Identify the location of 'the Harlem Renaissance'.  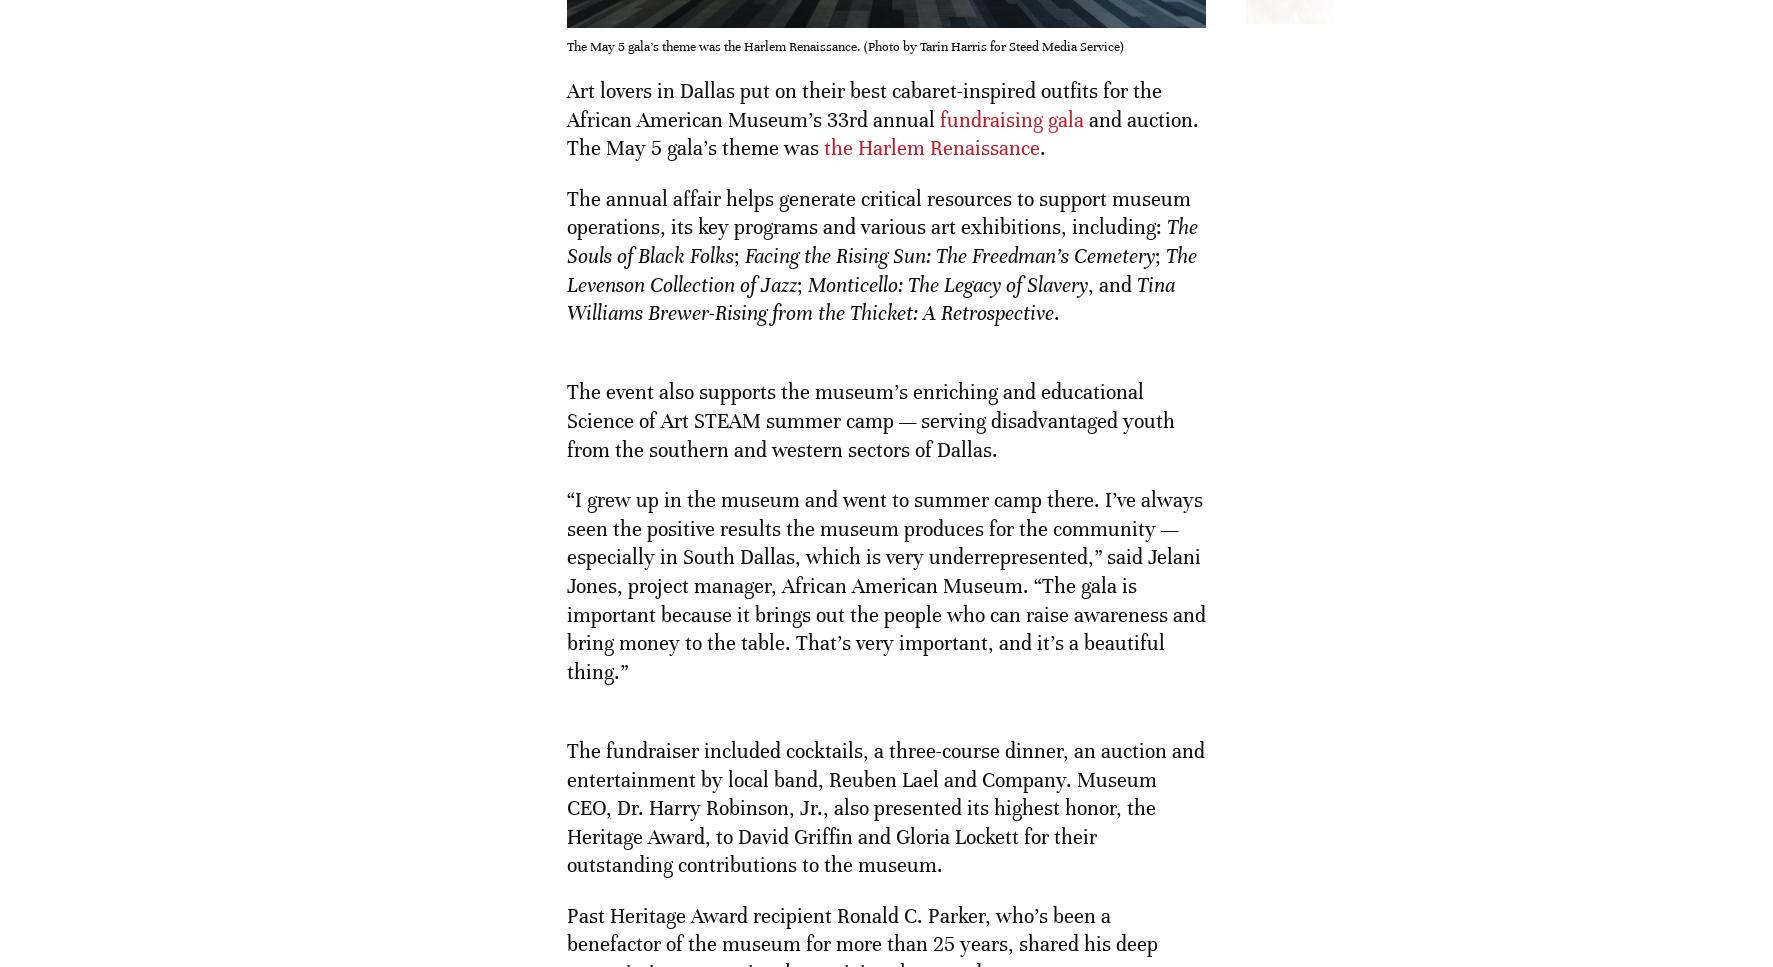
(822, 147).